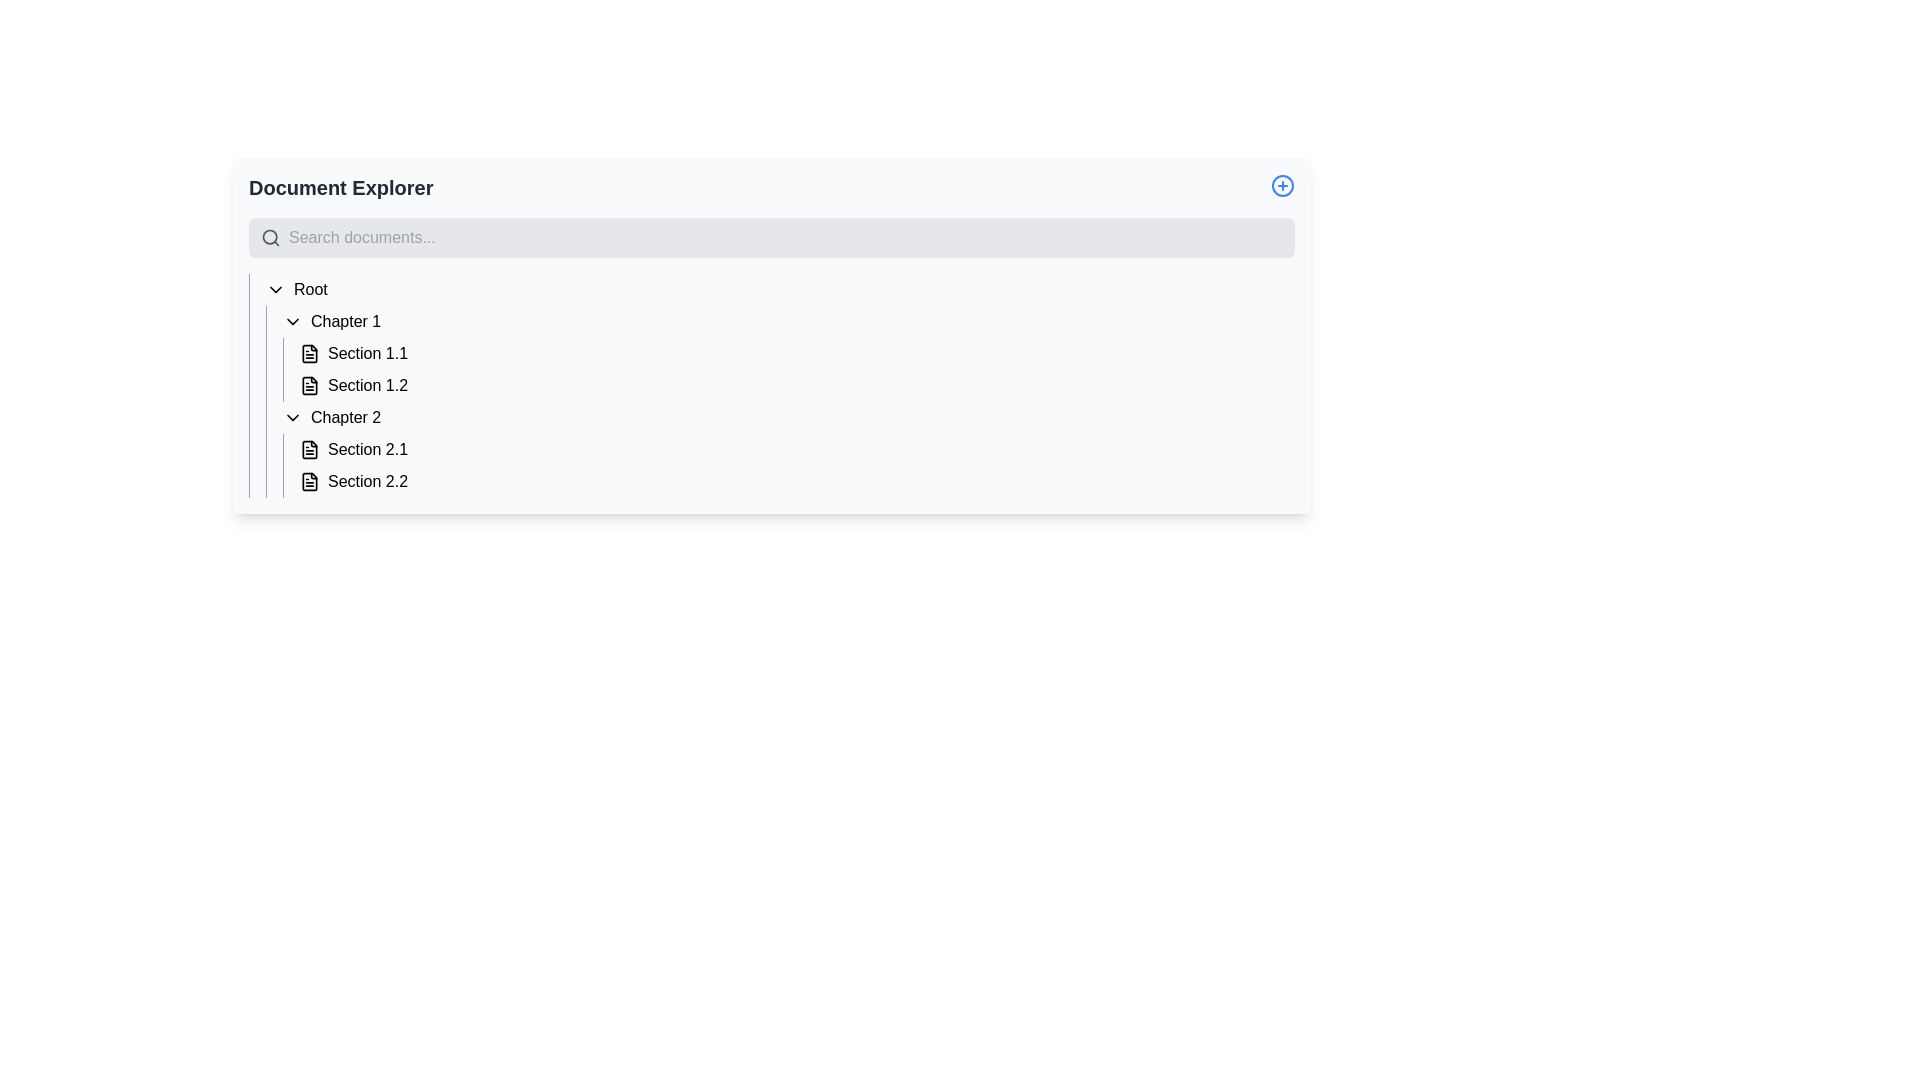  What do you see at coordinates (309, 353) in the screenshot?
I see `the document icon located at the far left of the row labeled 'Section 1.1'` at bounding box center [309, 353].